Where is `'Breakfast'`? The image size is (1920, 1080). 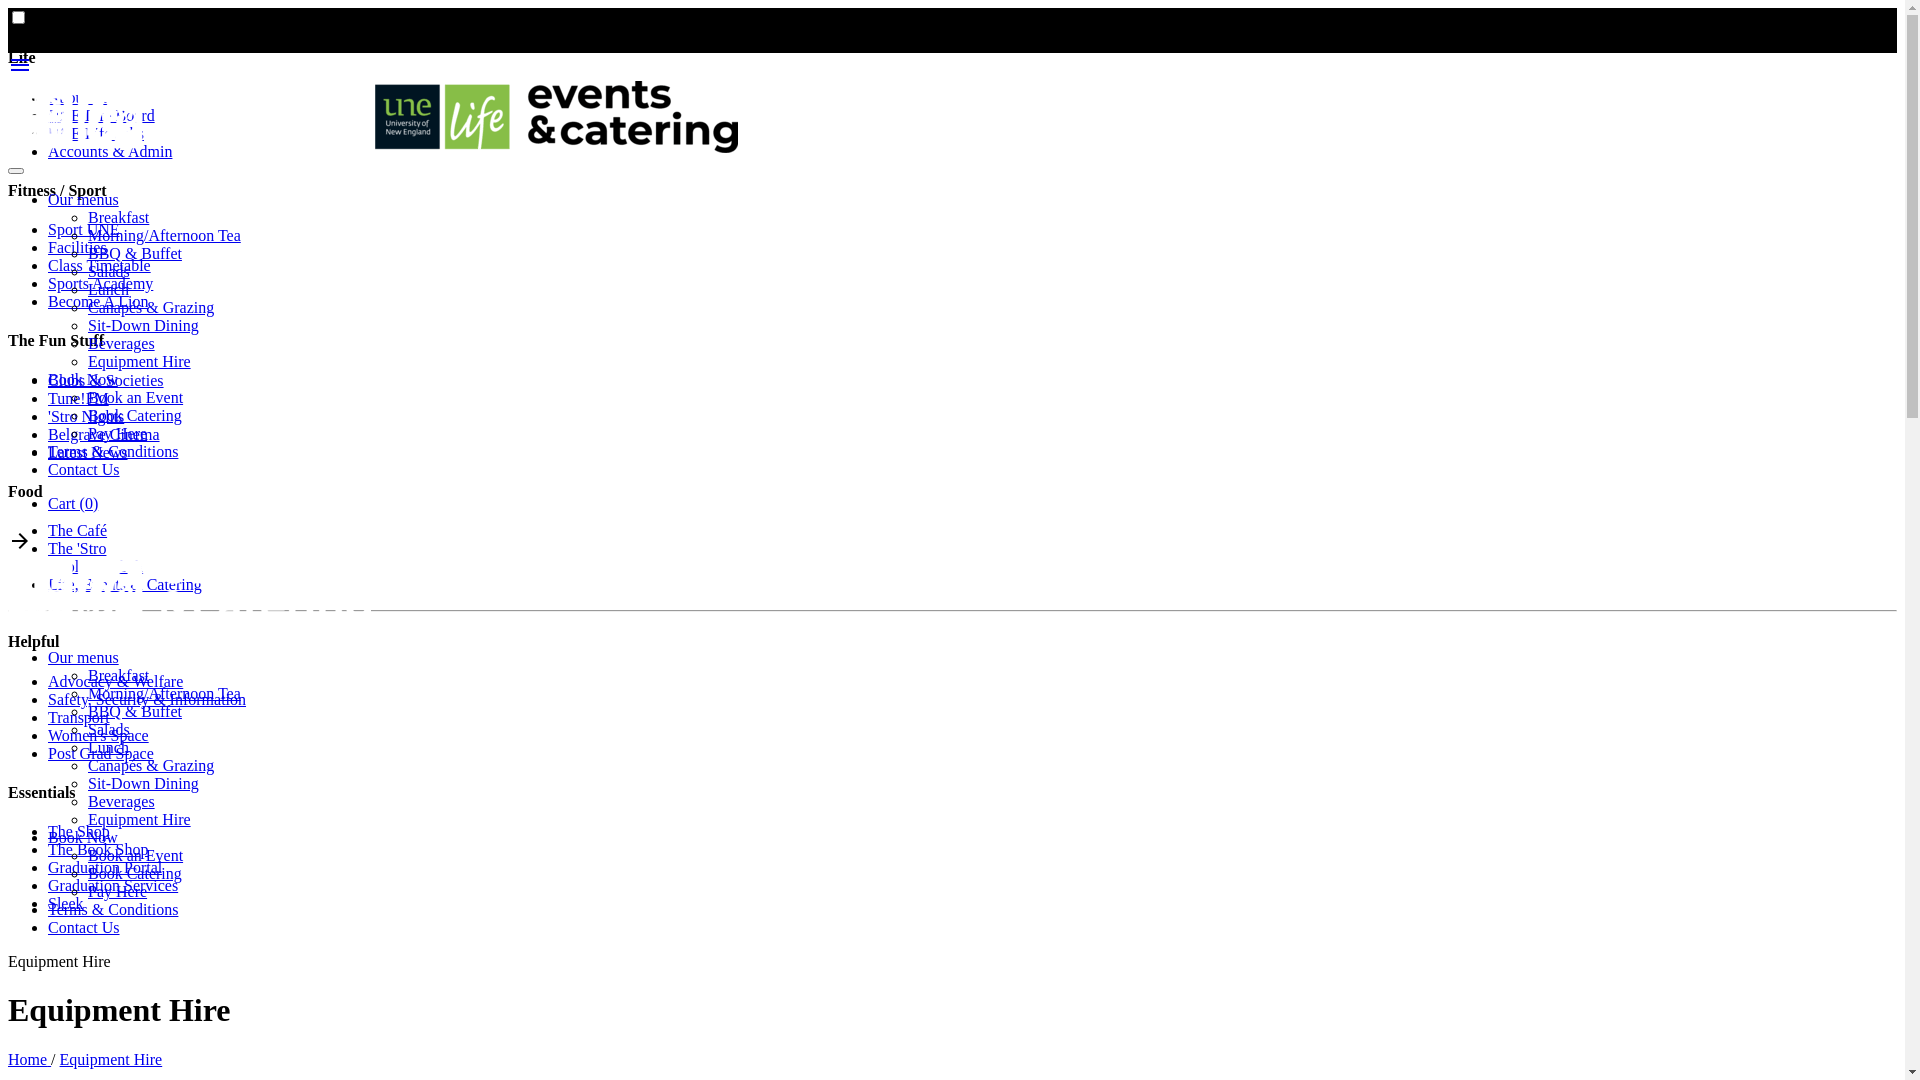 'Breakfast' is located at coordinates (86, 675).